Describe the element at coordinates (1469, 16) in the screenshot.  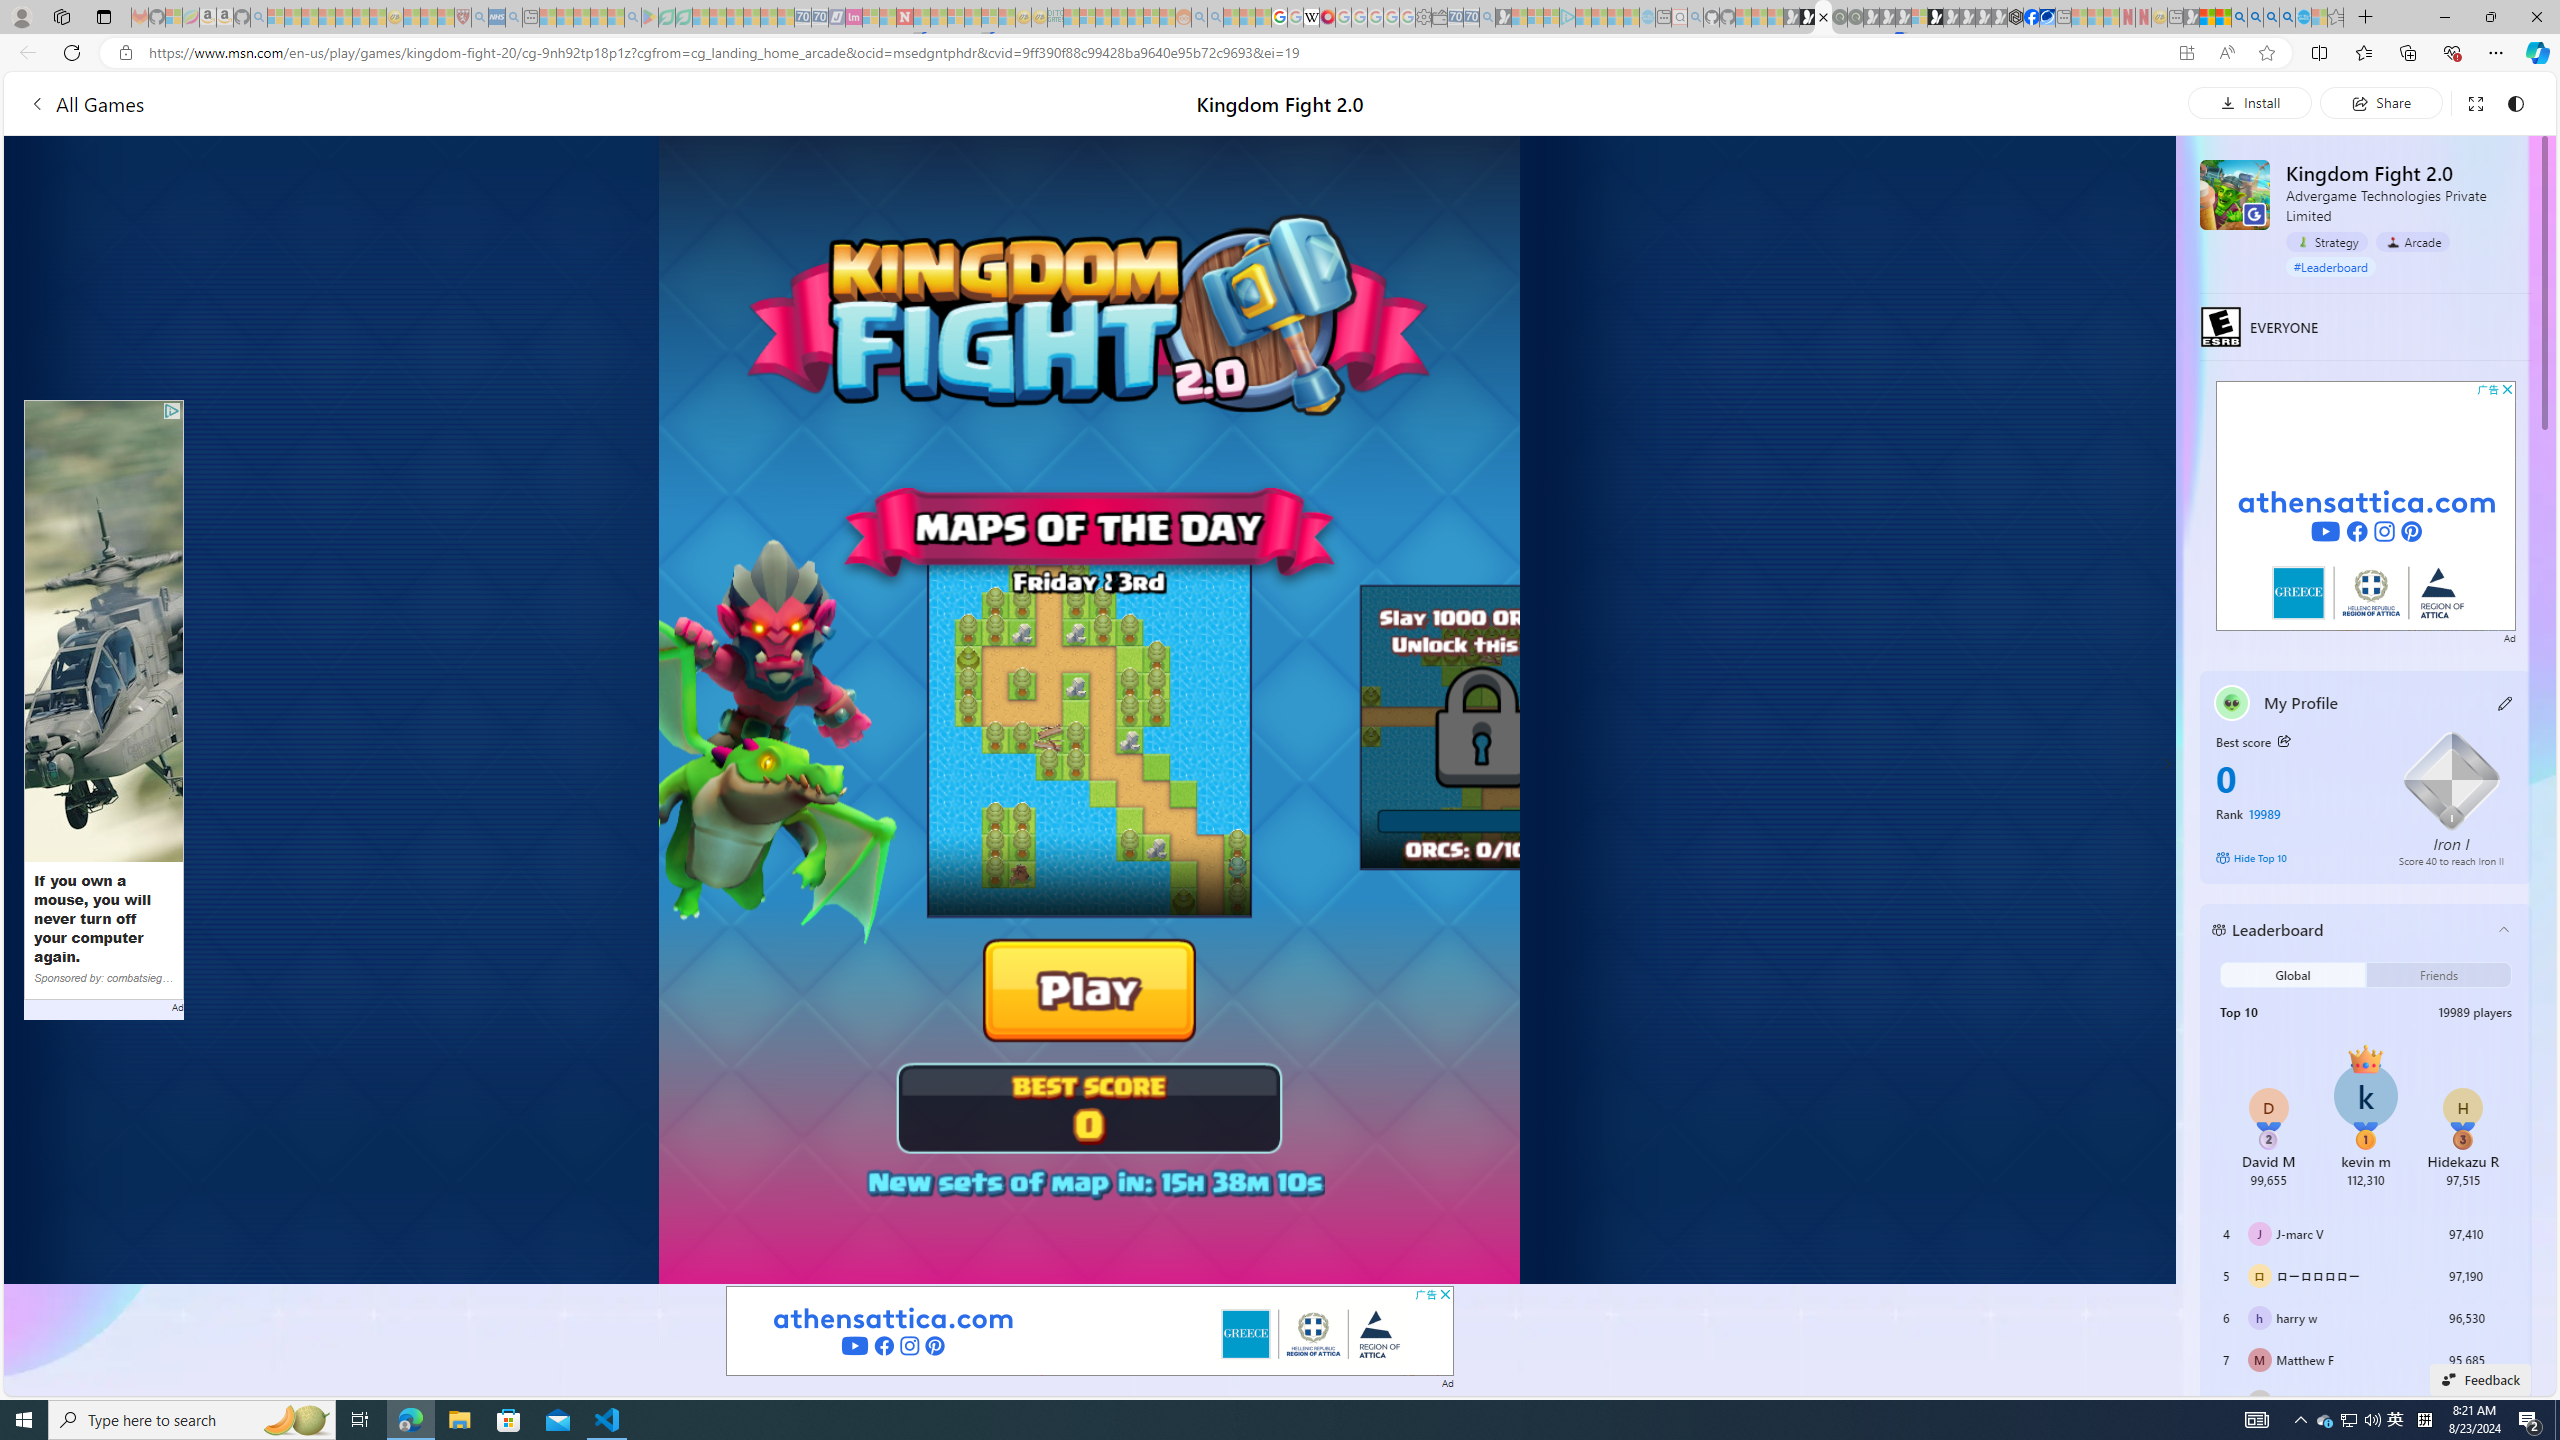
I see `'Cheap Car Rentals - Save70.com - Sleeping'` at that location.